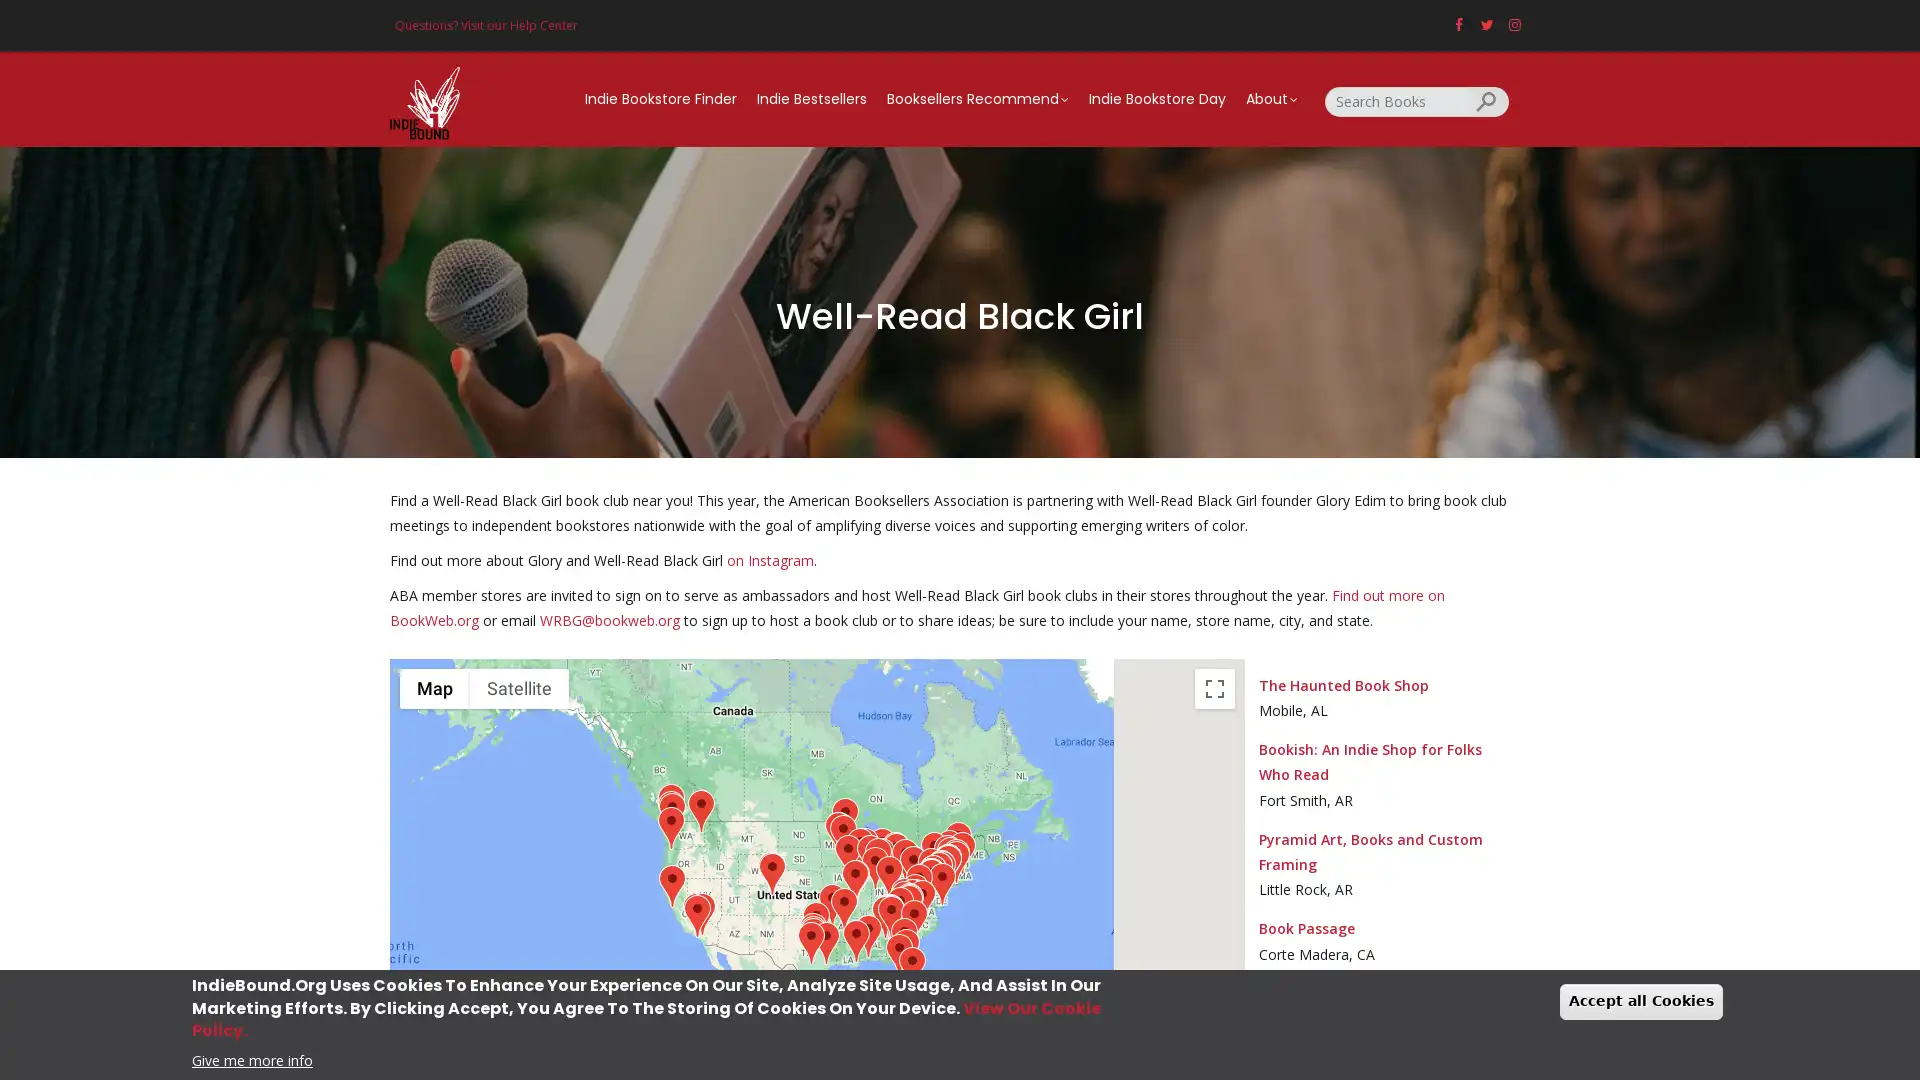  I want to click on Foggy Pine Books, so click(902, 897).